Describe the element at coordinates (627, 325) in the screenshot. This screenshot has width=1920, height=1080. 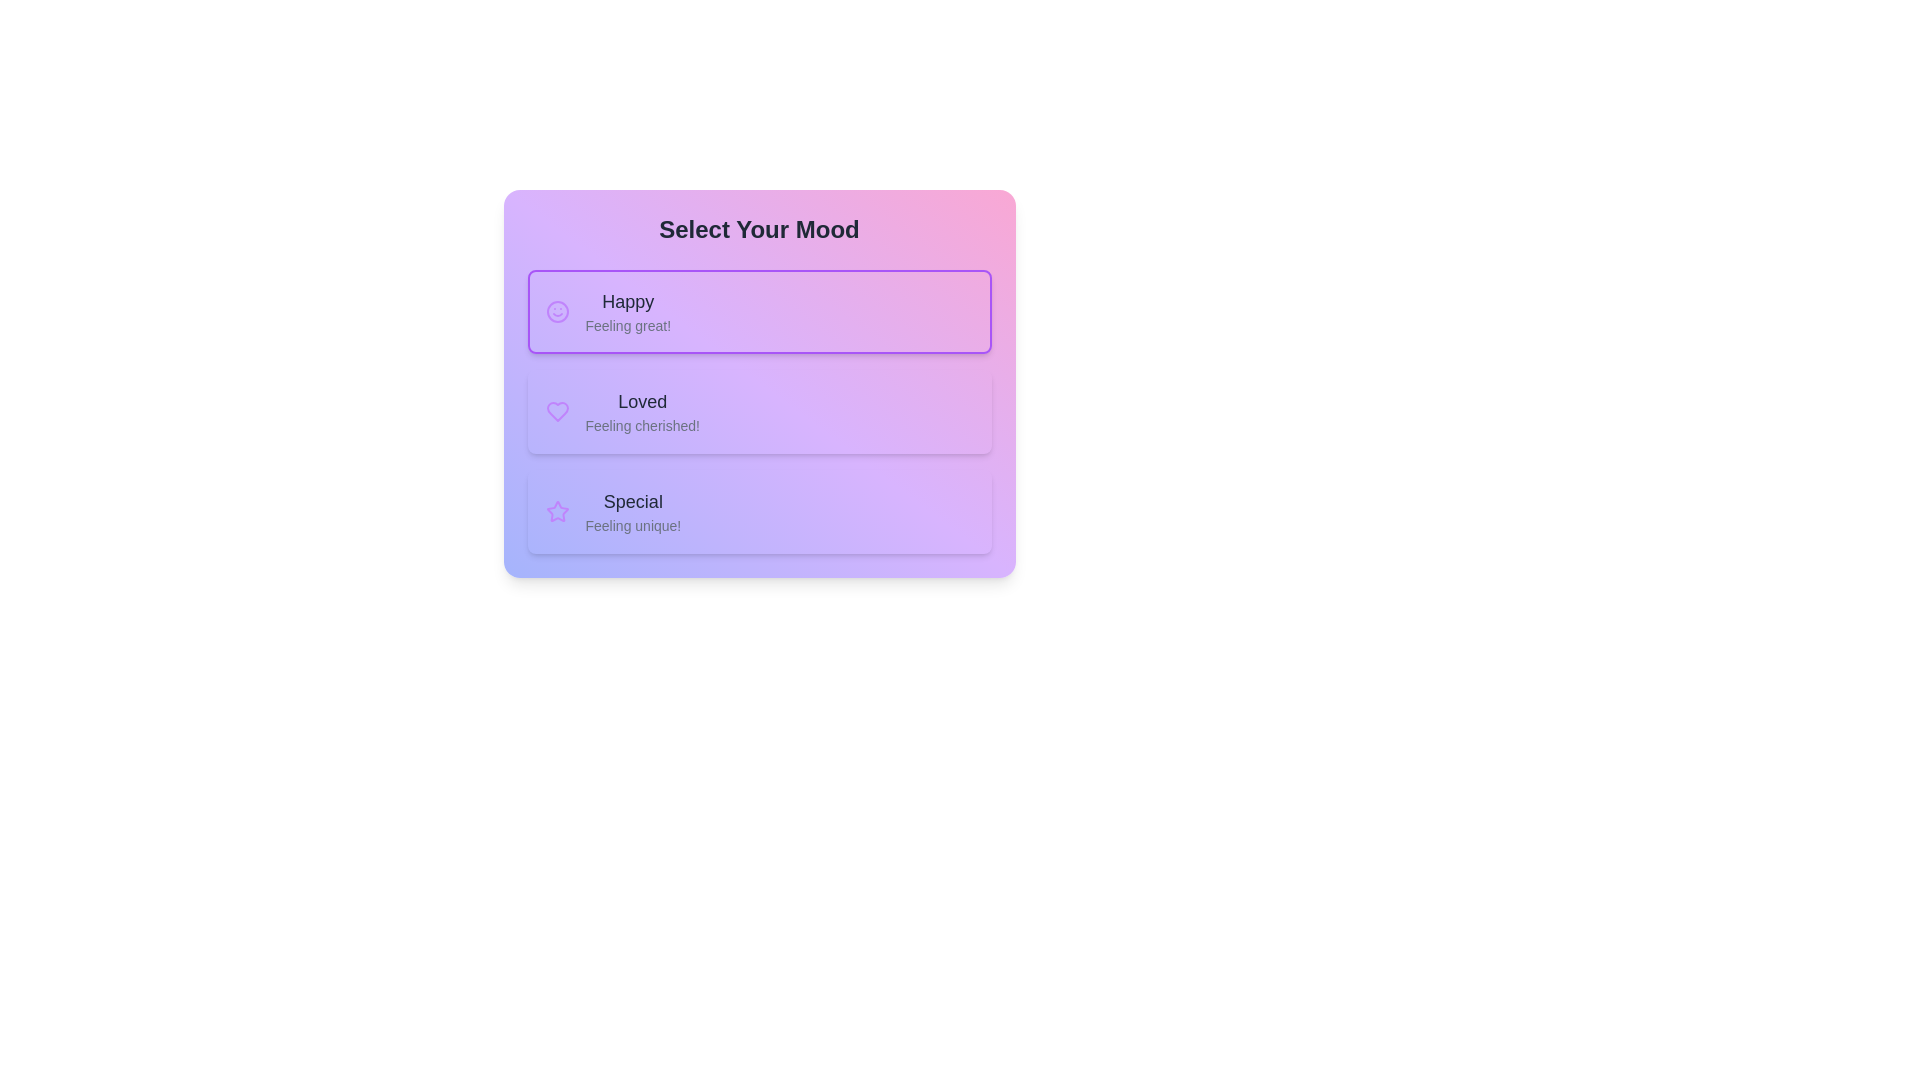
I see `informational text label located directly beneath the 'Happy' mood option in the vertical list of mood options` at that location.